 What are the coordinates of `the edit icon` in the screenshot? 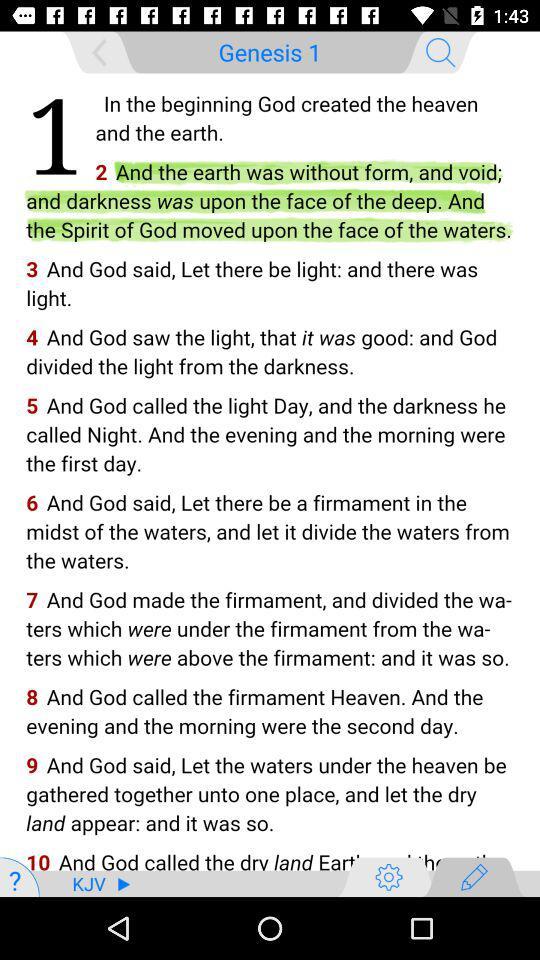 It's located at (473, 876).